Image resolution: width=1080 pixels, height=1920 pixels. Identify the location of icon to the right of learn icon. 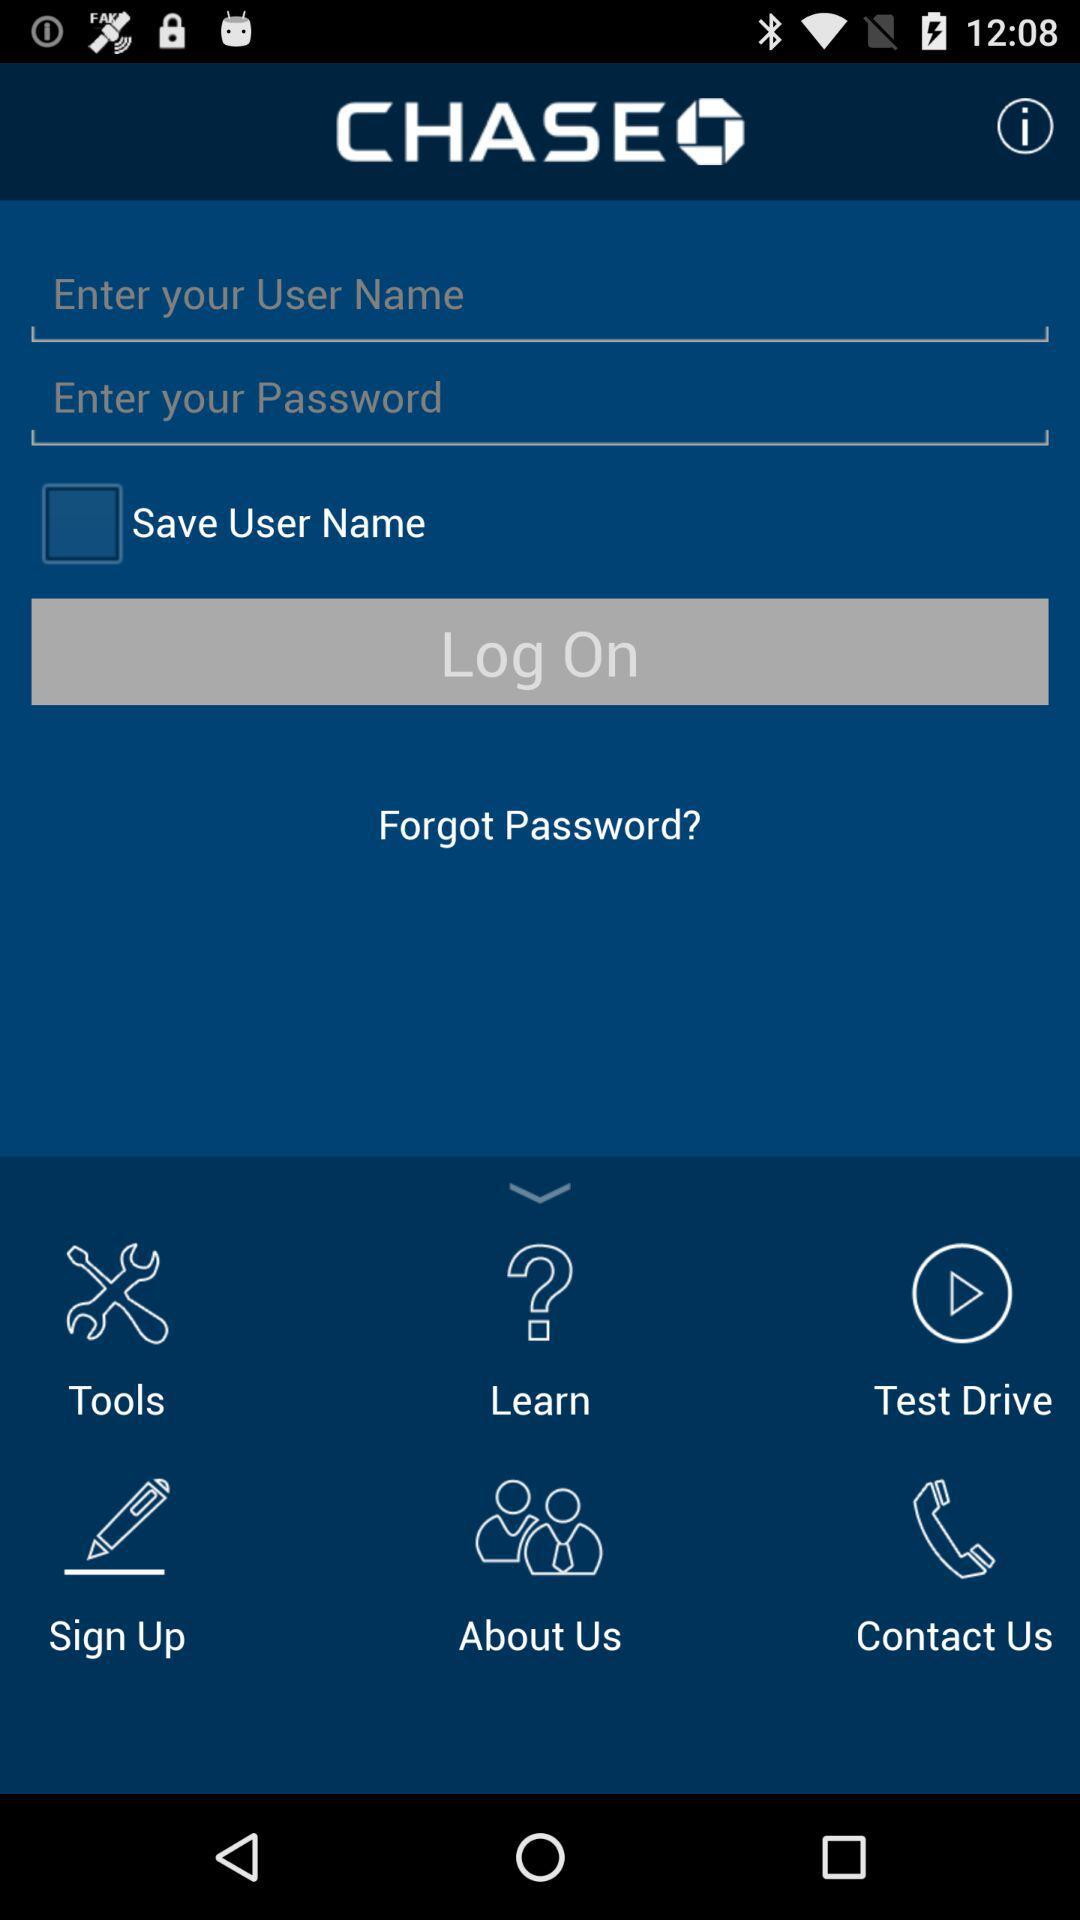
(962, 1327).